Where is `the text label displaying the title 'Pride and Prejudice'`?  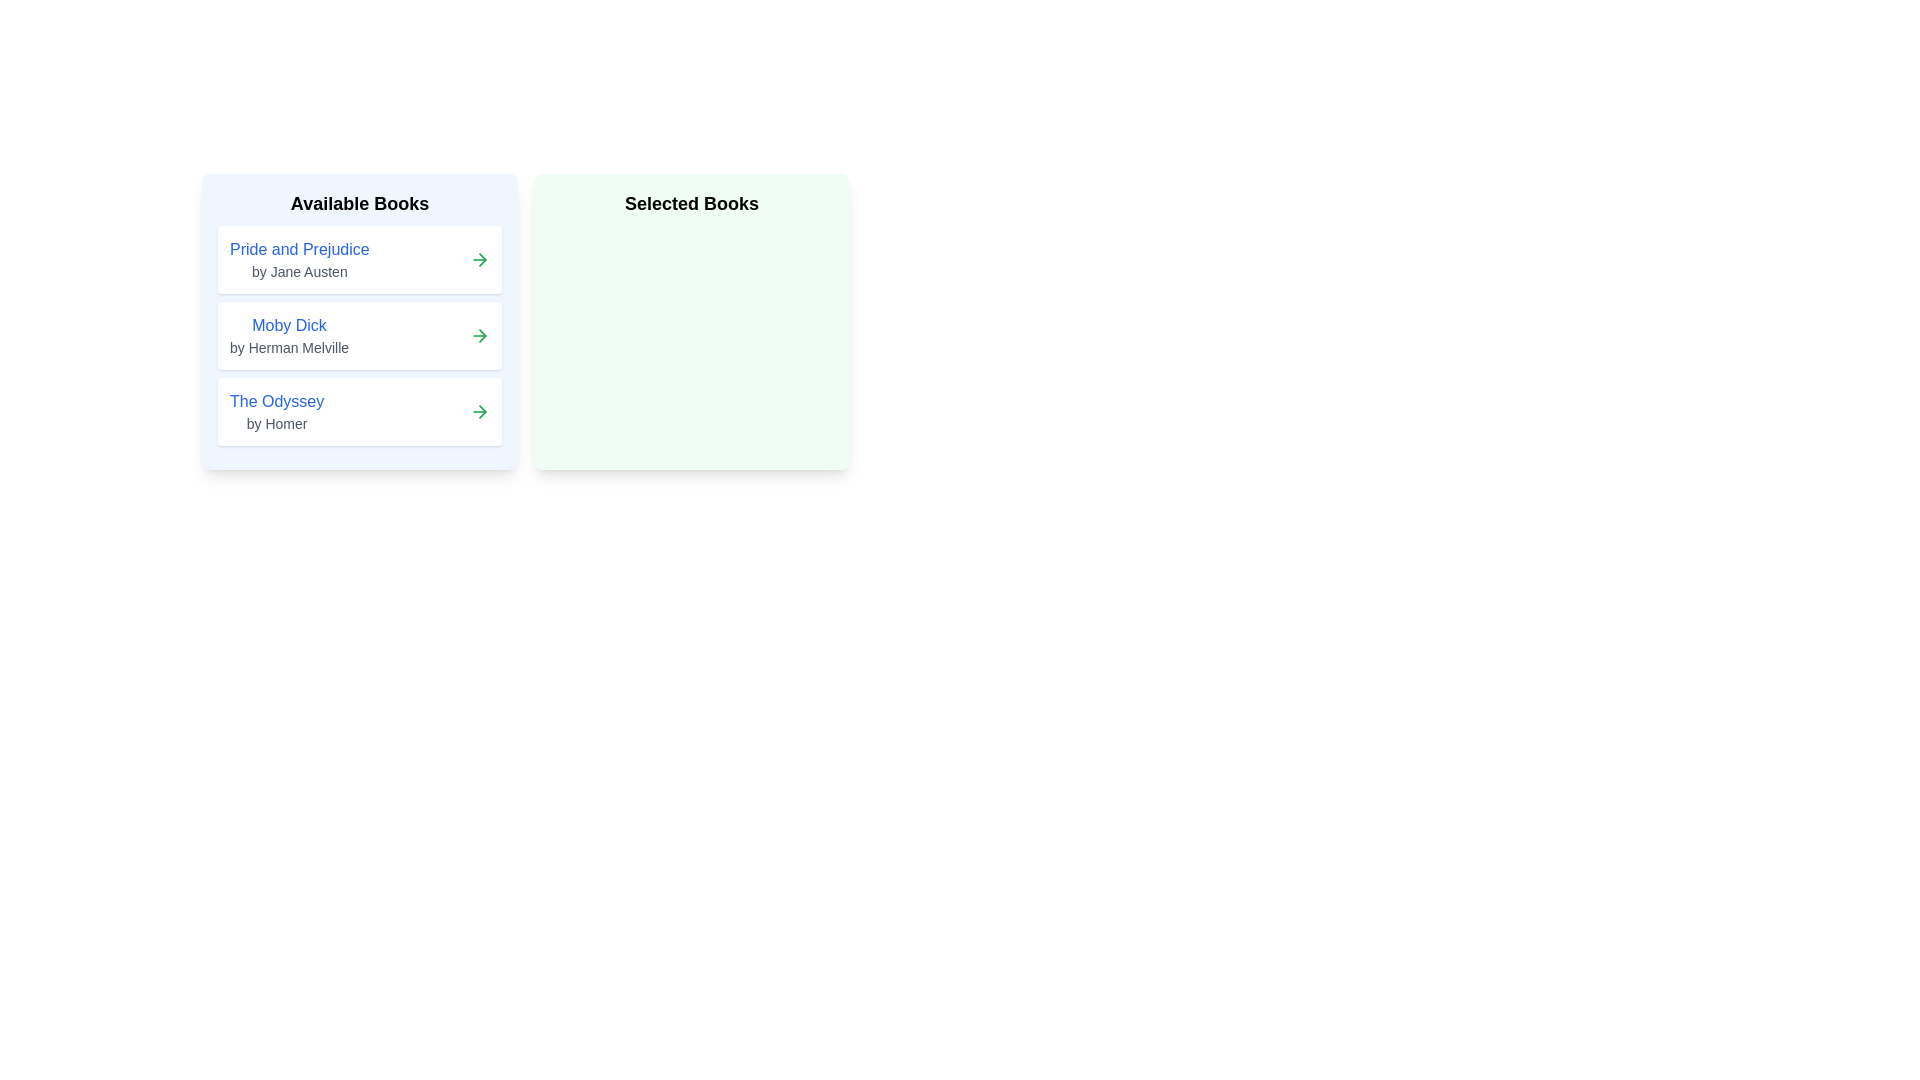
the text label displaying the title 'Pride and Prejudice' is located at coordinates (298, 249).